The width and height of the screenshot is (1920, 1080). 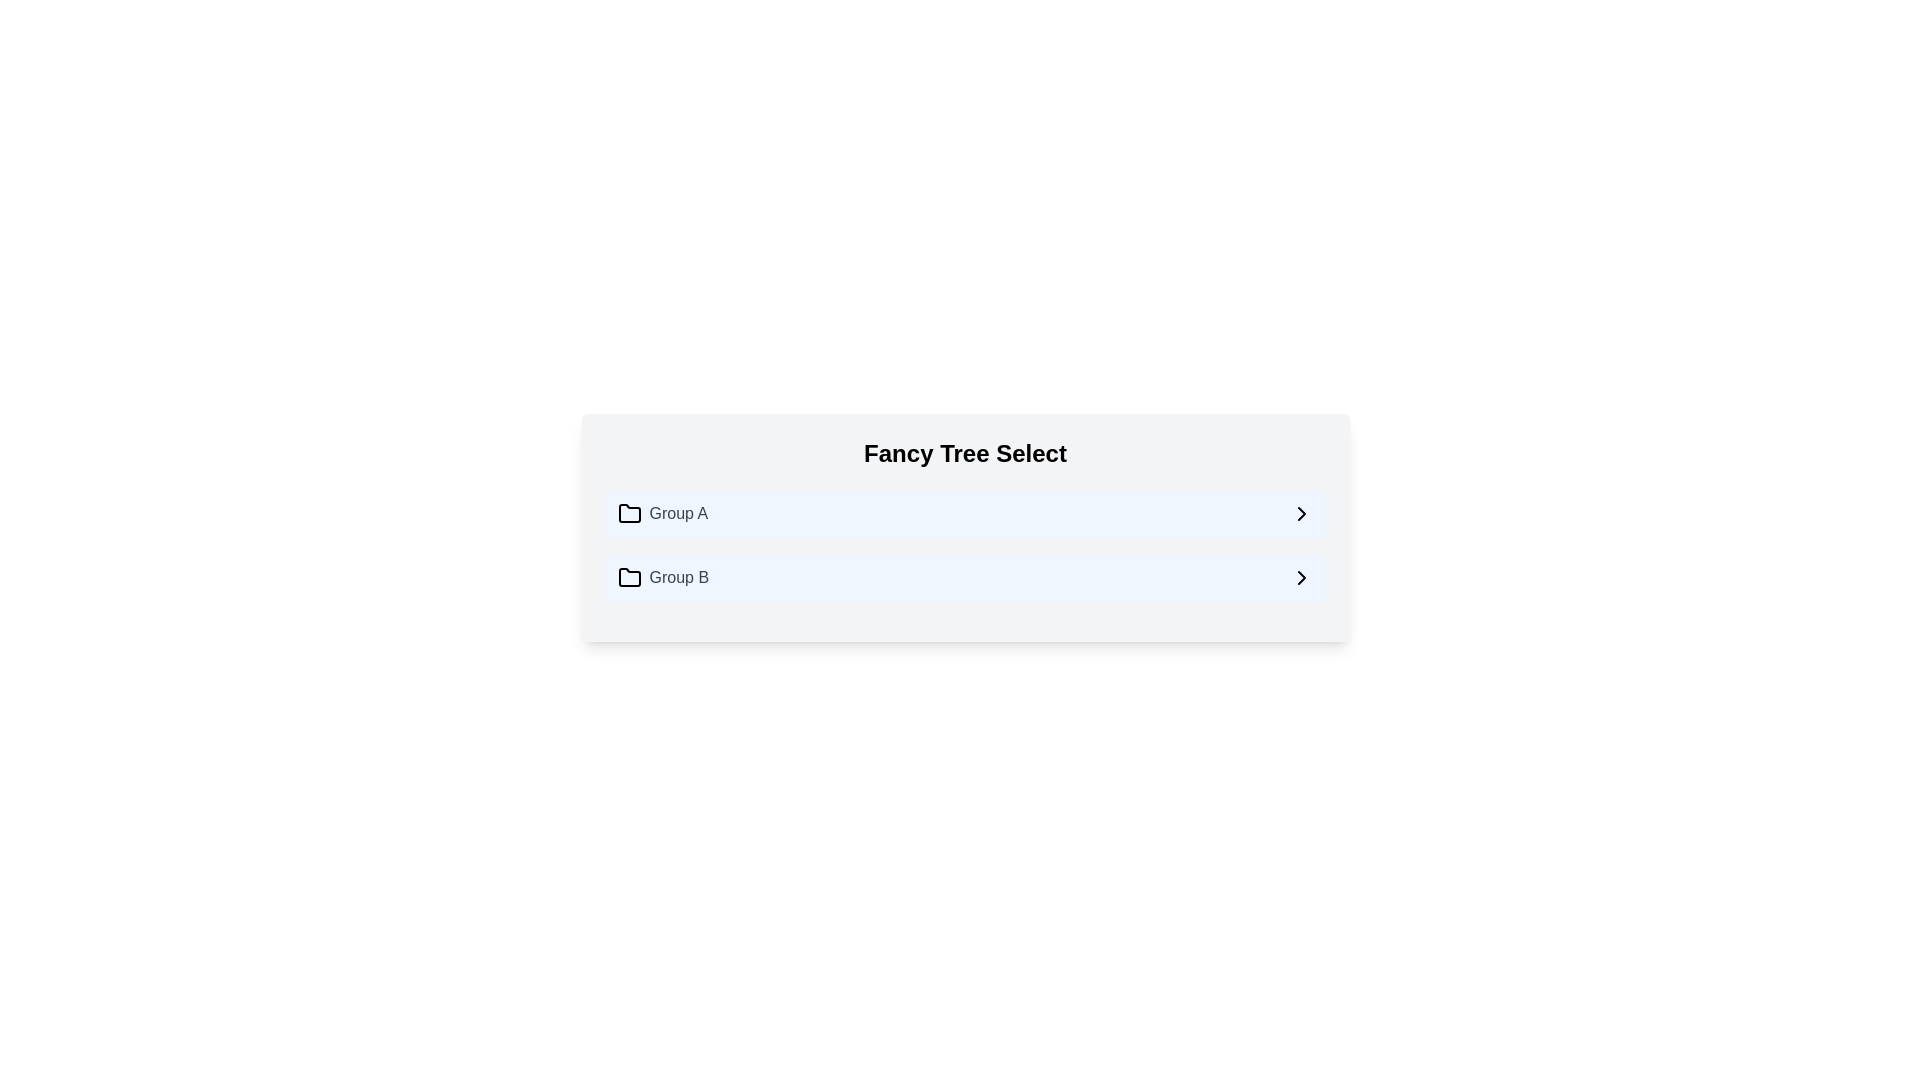 I want to click on the folder icon representing 'Group B', which is located to the left of the text 'Group B' in the second list item, so click(x=628, y=578).